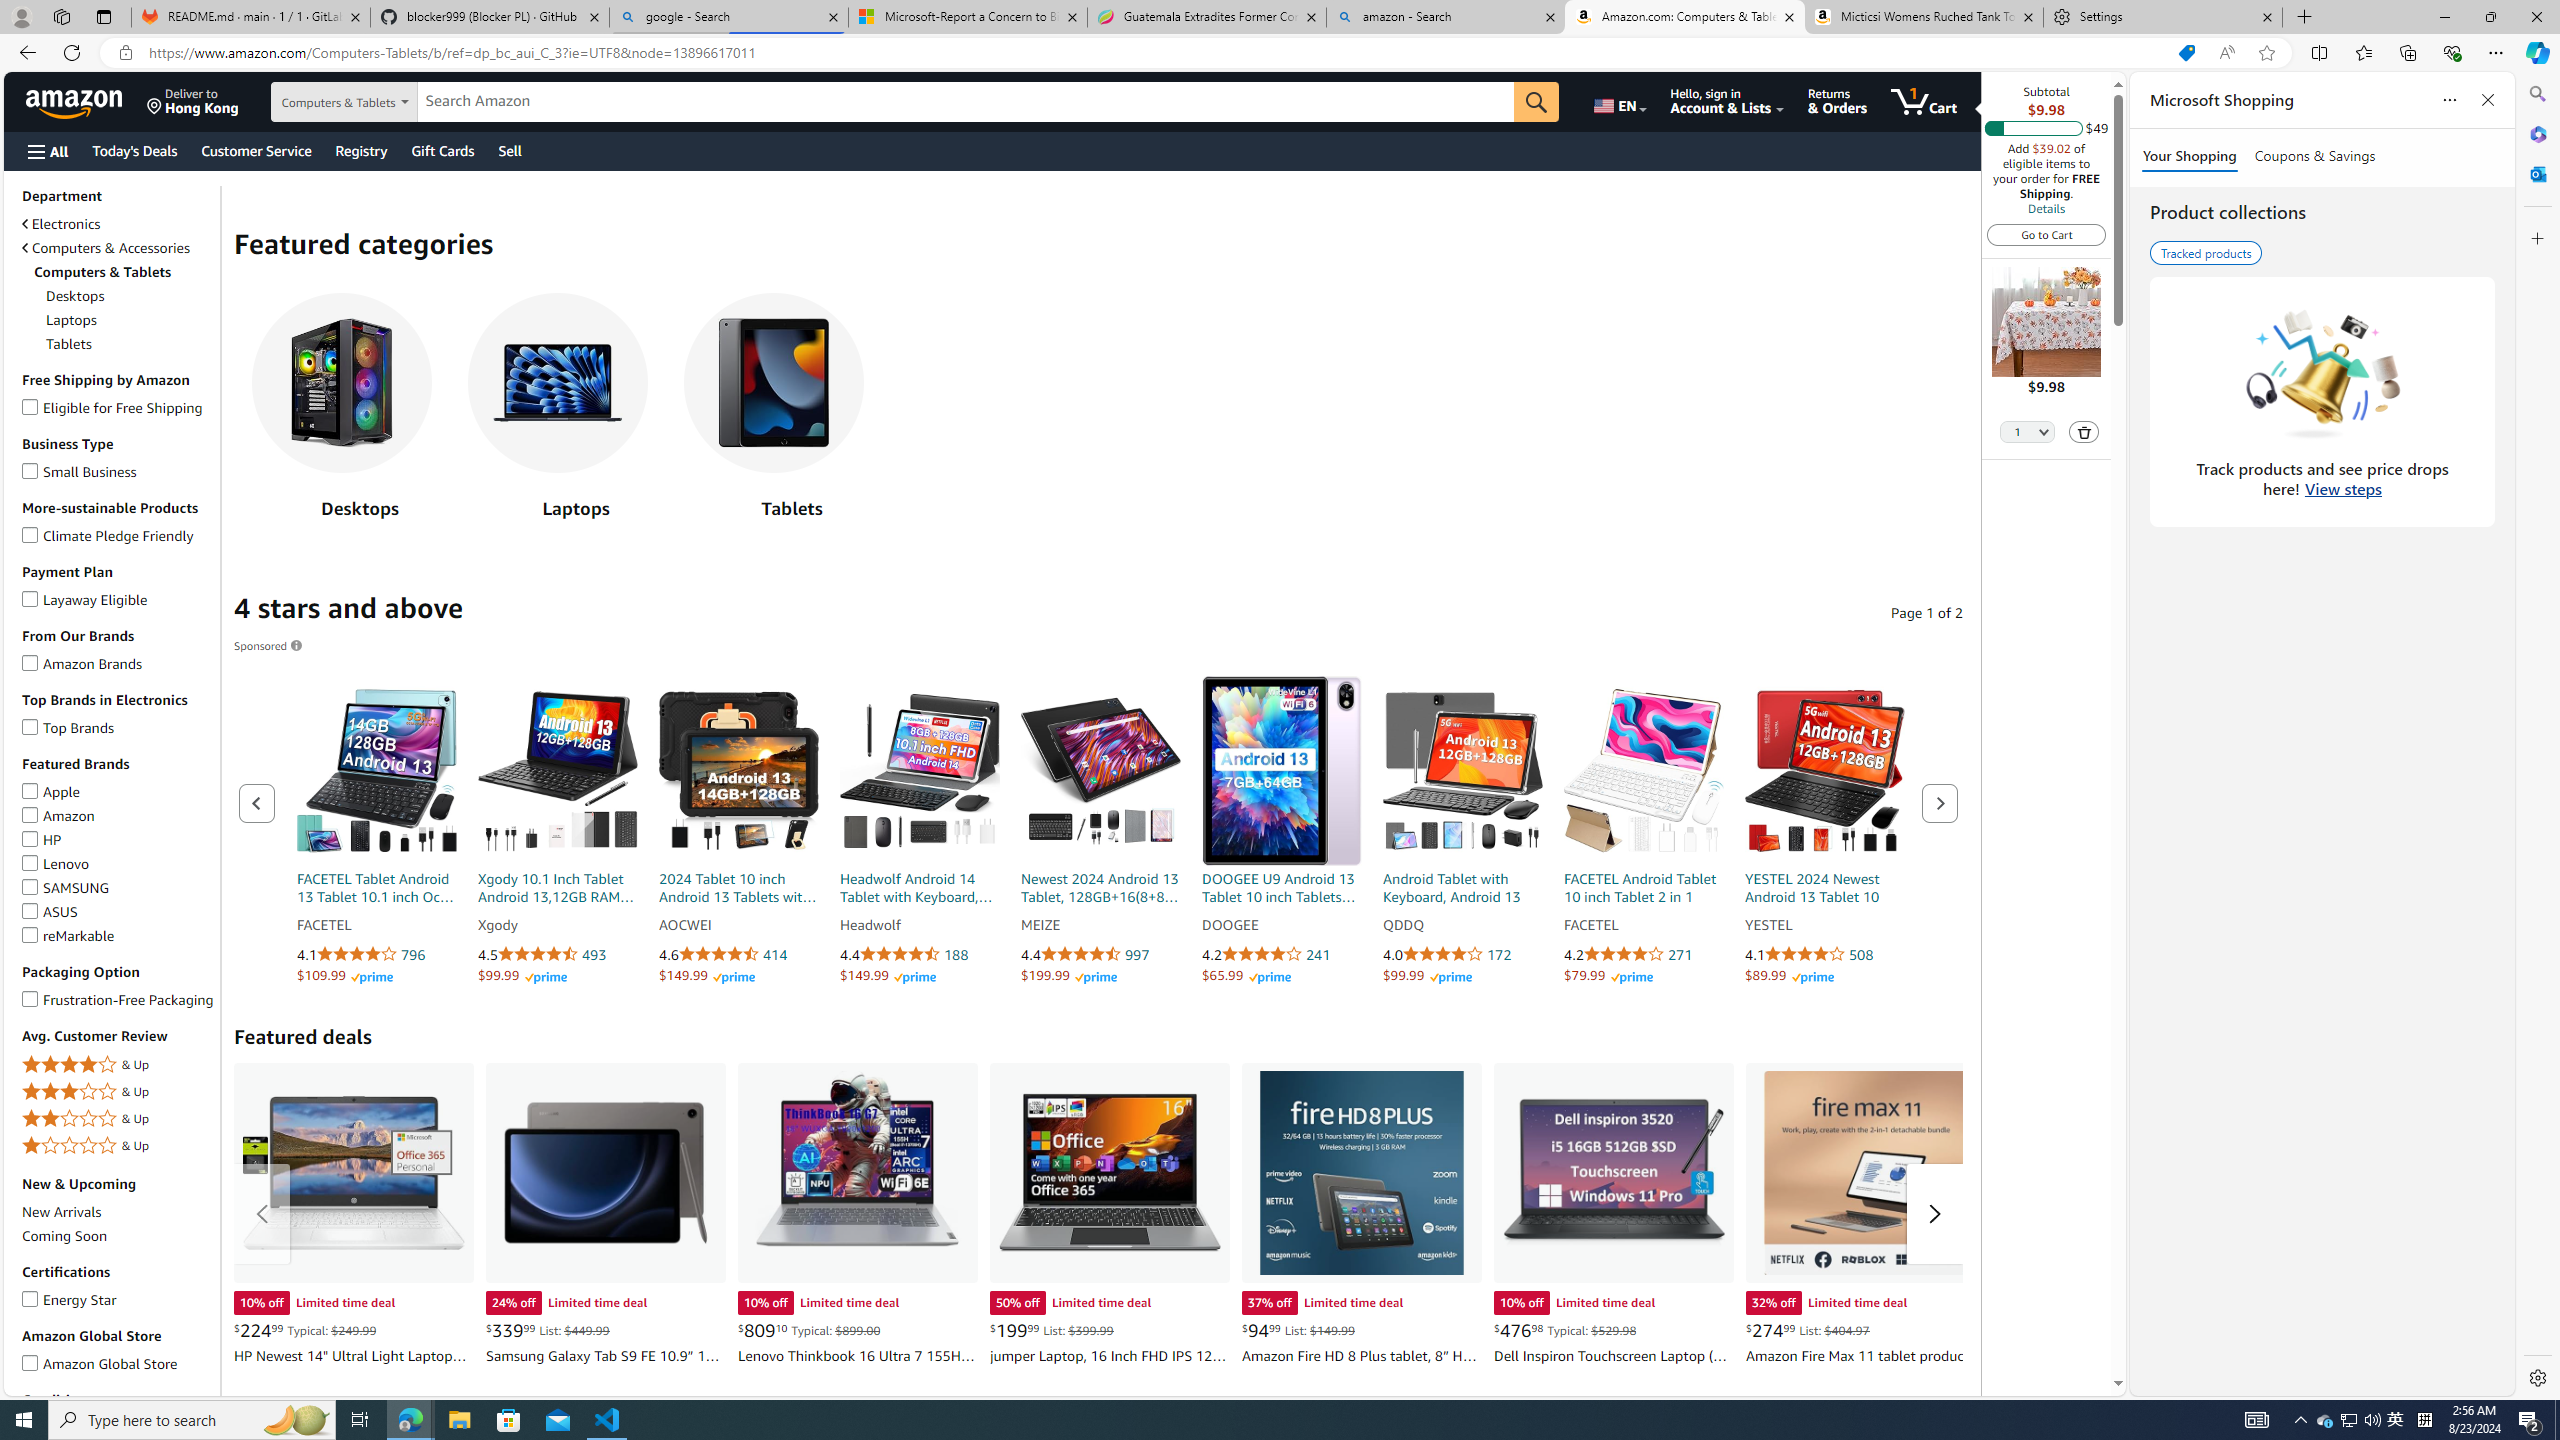 Image resolution: width=2560 pixels, height=1440 pixels. Describe the element at coordinates (558, 924) in the screenshot. I see `'Xgody'` at that location.